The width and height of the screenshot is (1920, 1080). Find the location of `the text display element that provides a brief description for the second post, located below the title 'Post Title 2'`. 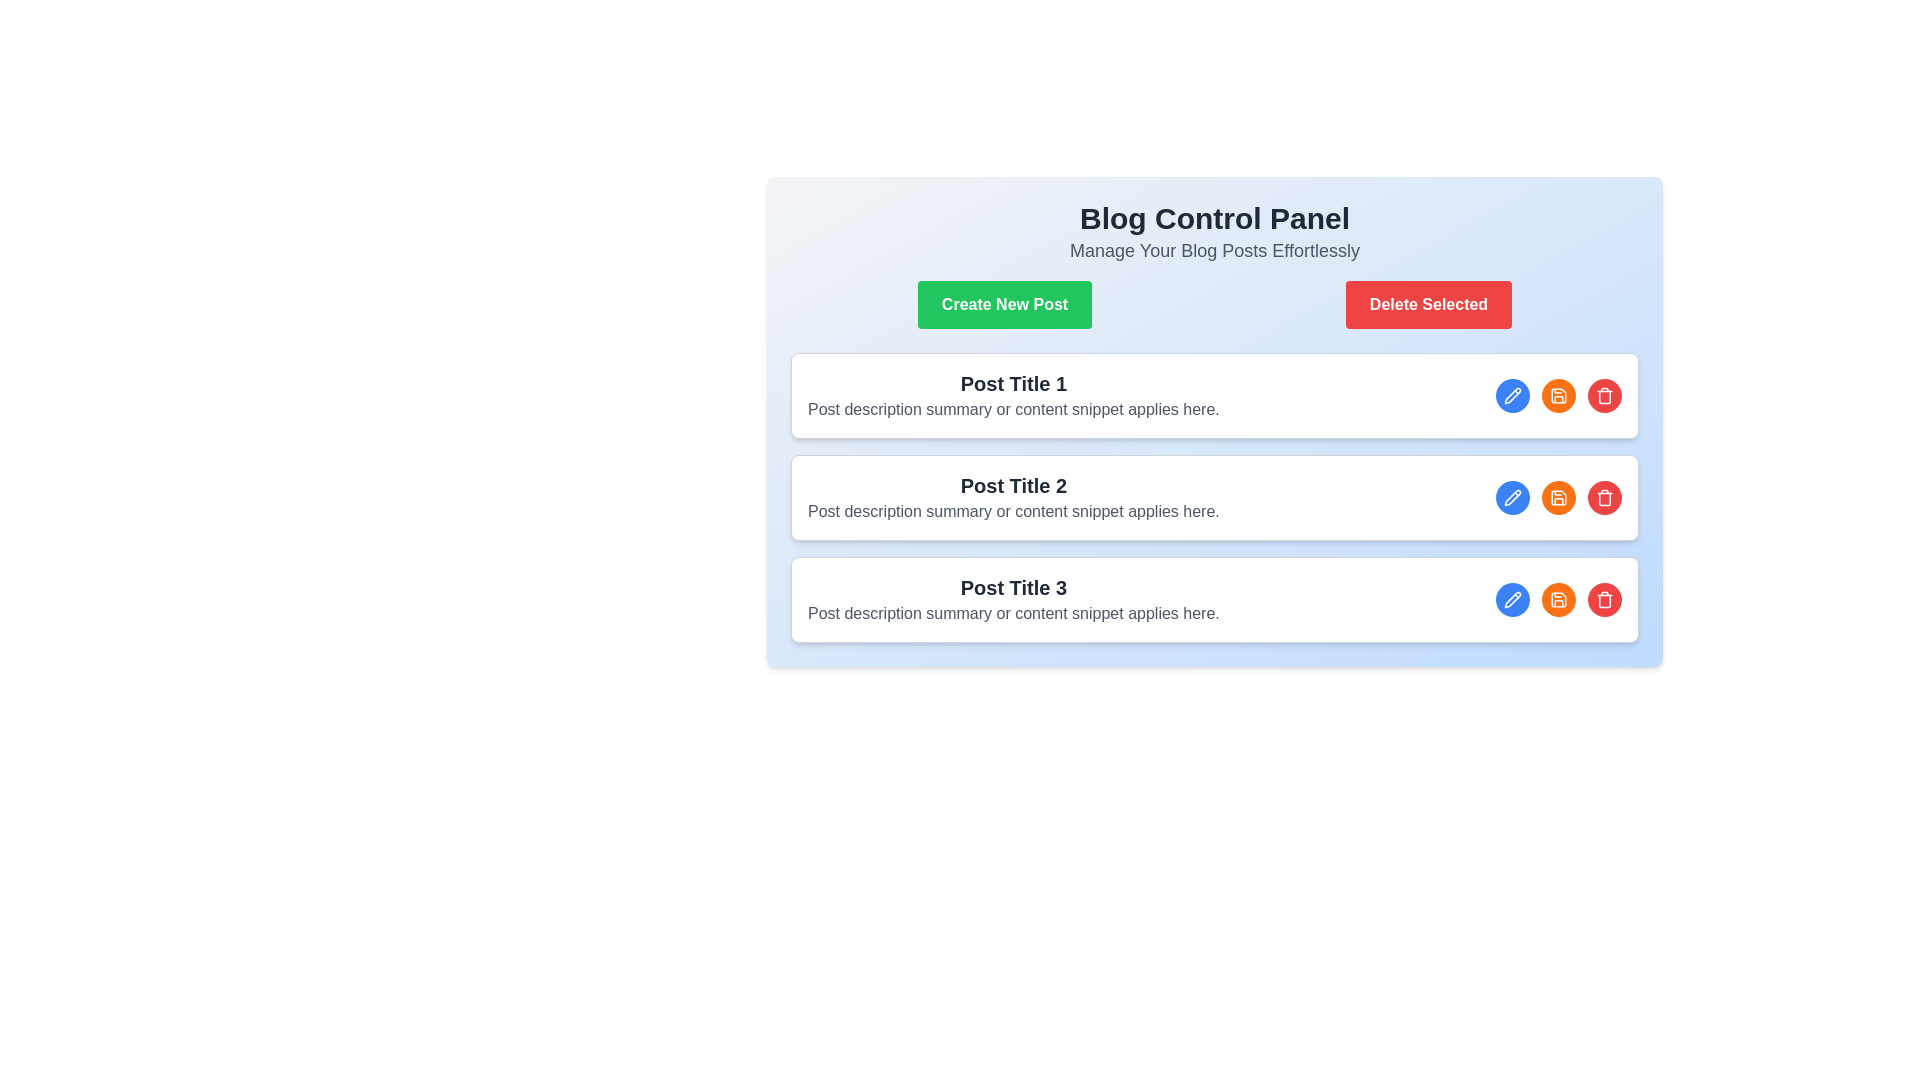

the text display element that provides a brief description for the second post, located below the title 'Post Title 2' is located at coordinates (1013, 511).